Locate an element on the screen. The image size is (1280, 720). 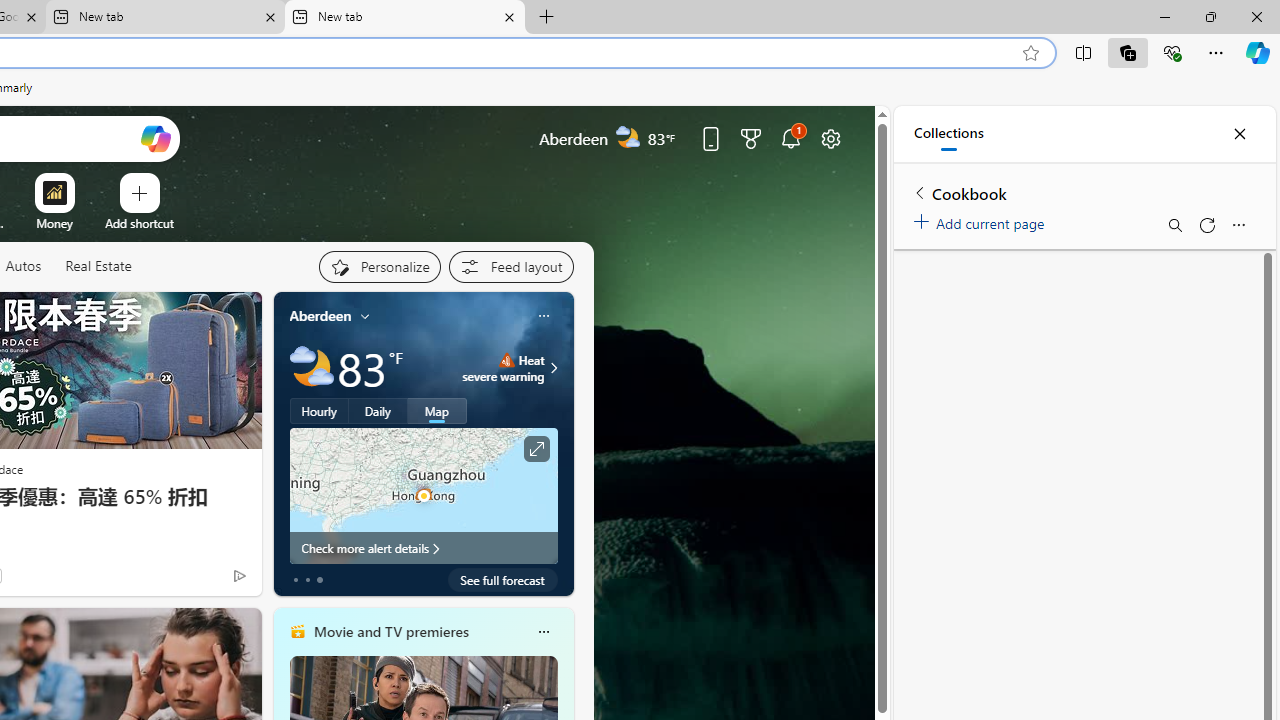
'Microsoft rewards' is located at coordinates (749, 137).